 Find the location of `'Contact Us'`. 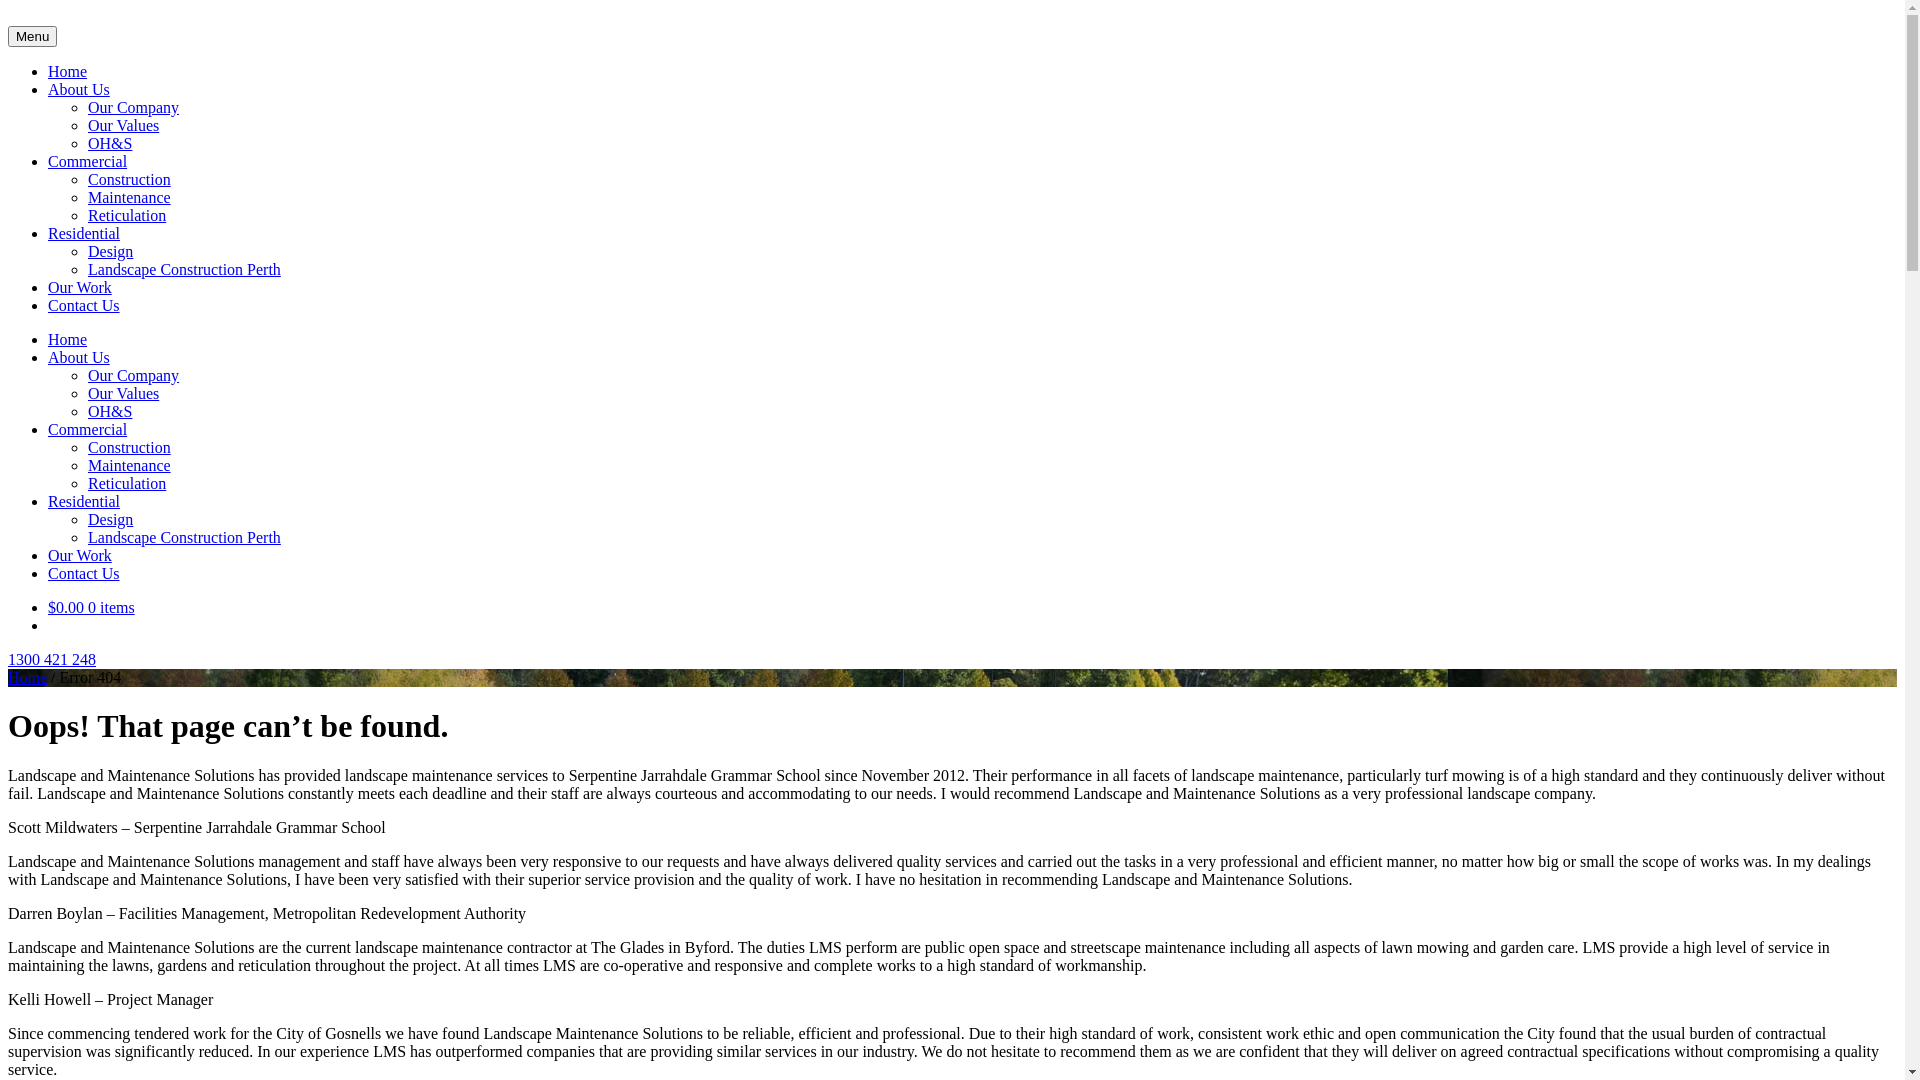

'Contact Us' is located at coordinates (48, 573).